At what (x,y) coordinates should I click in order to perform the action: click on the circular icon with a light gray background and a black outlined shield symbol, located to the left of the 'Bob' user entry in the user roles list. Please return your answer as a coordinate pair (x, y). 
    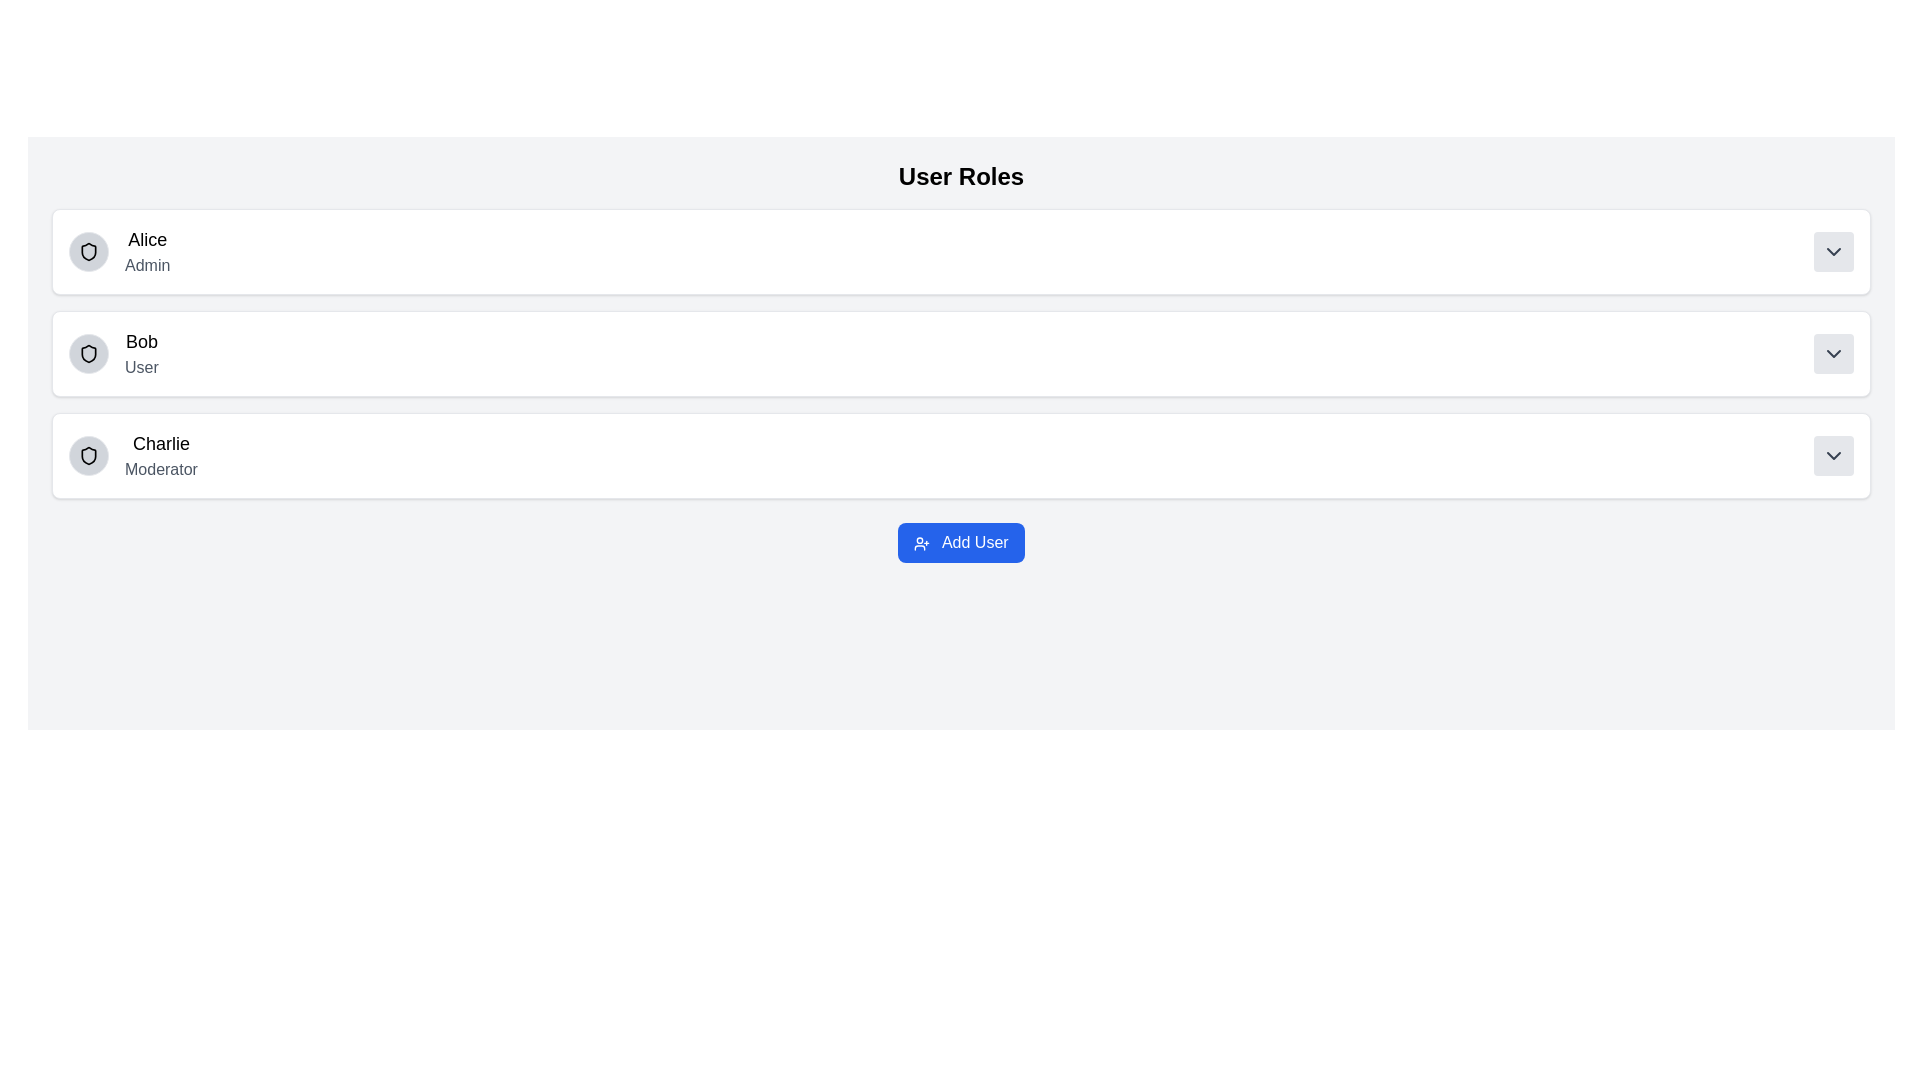
    Looking at the image, I should click on (88, 353).